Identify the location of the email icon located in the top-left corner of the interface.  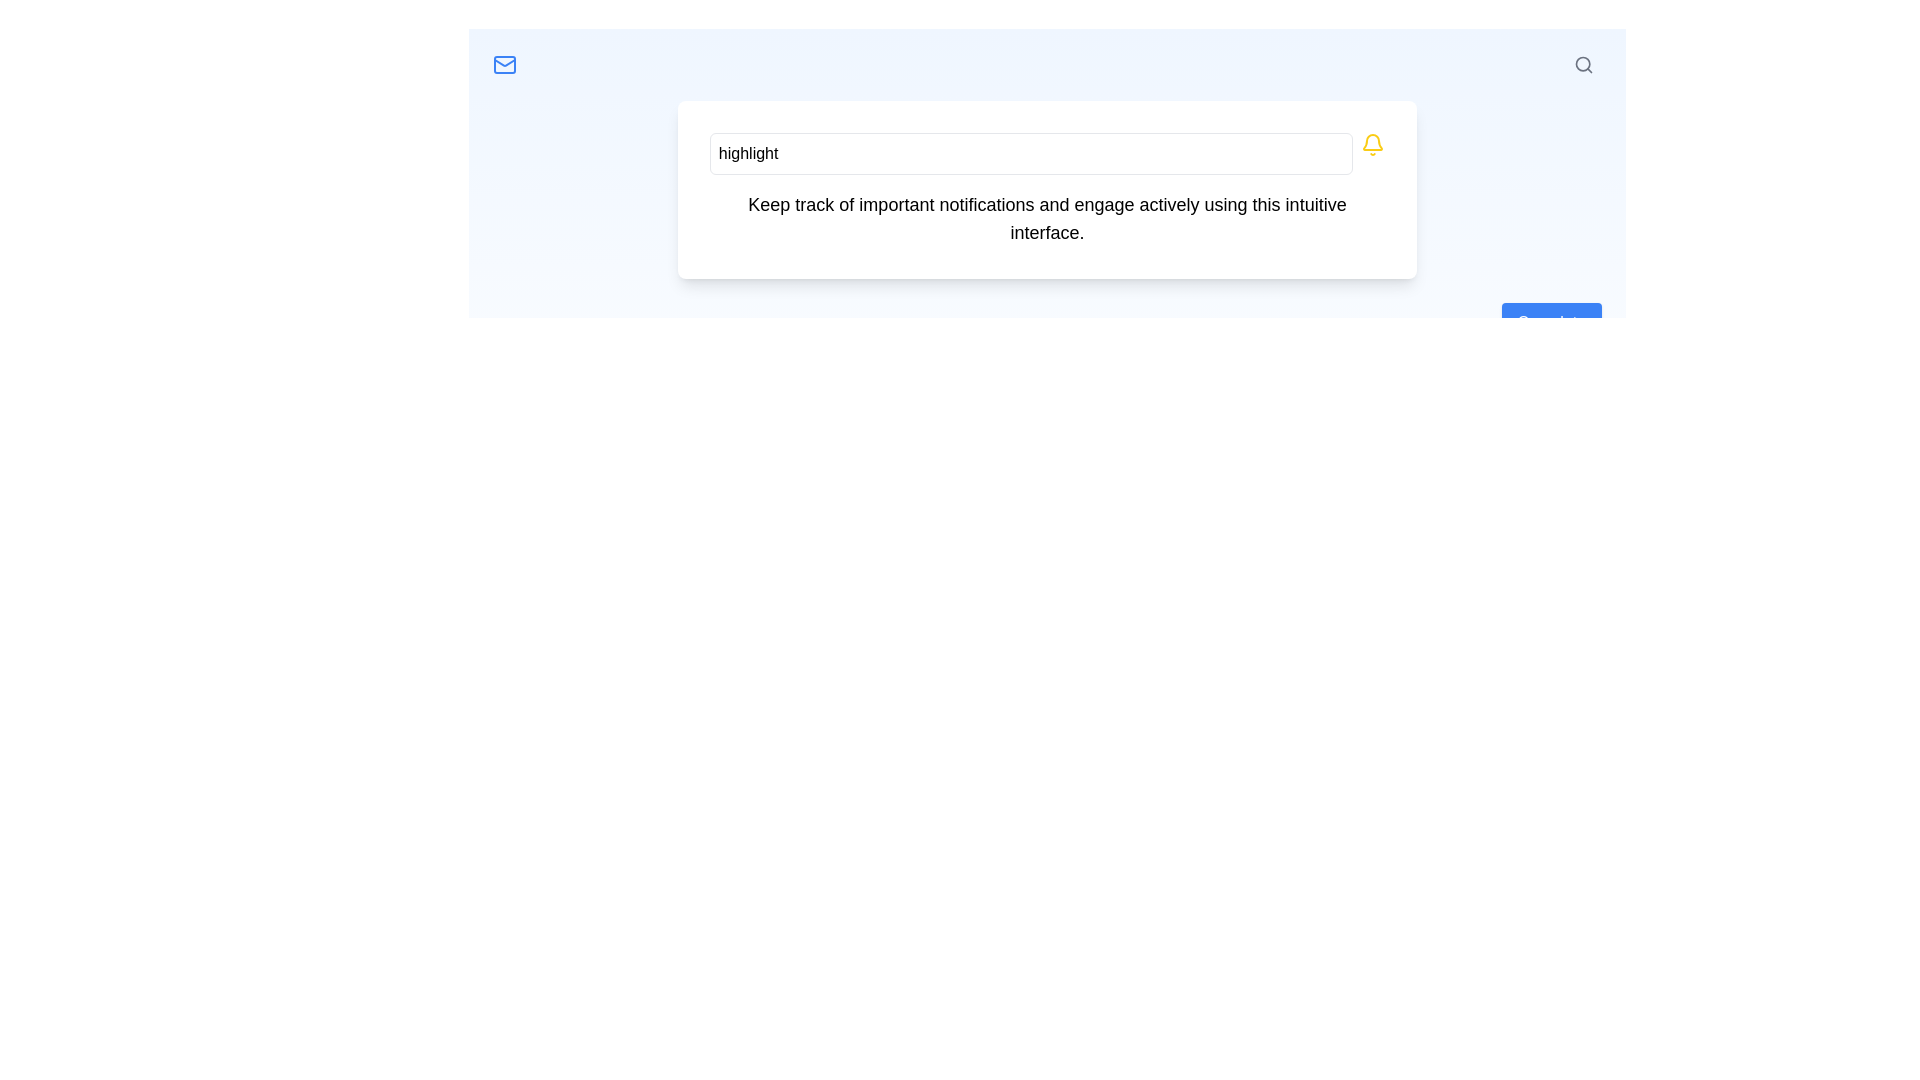
(504, 64).